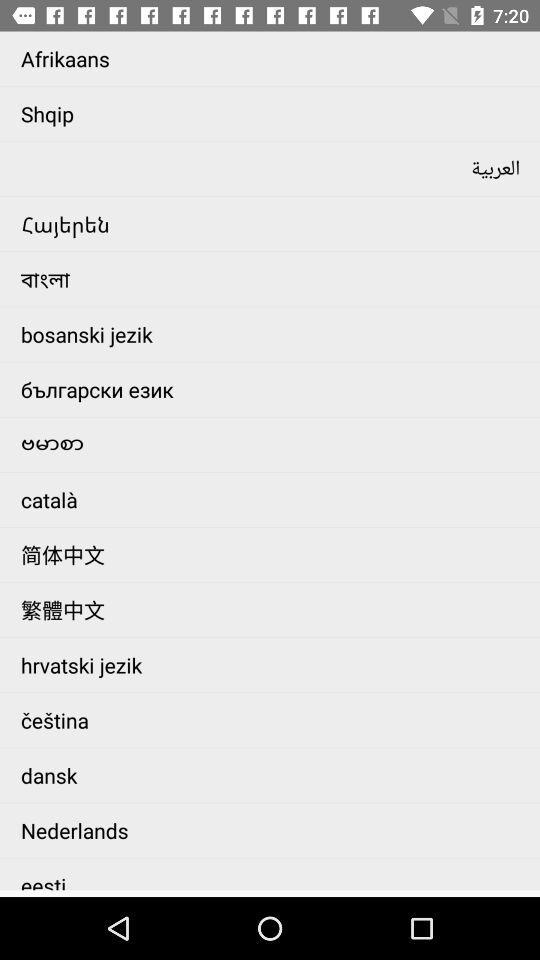  I want to click on app below hrvatski jezik app, so click(274, 720).